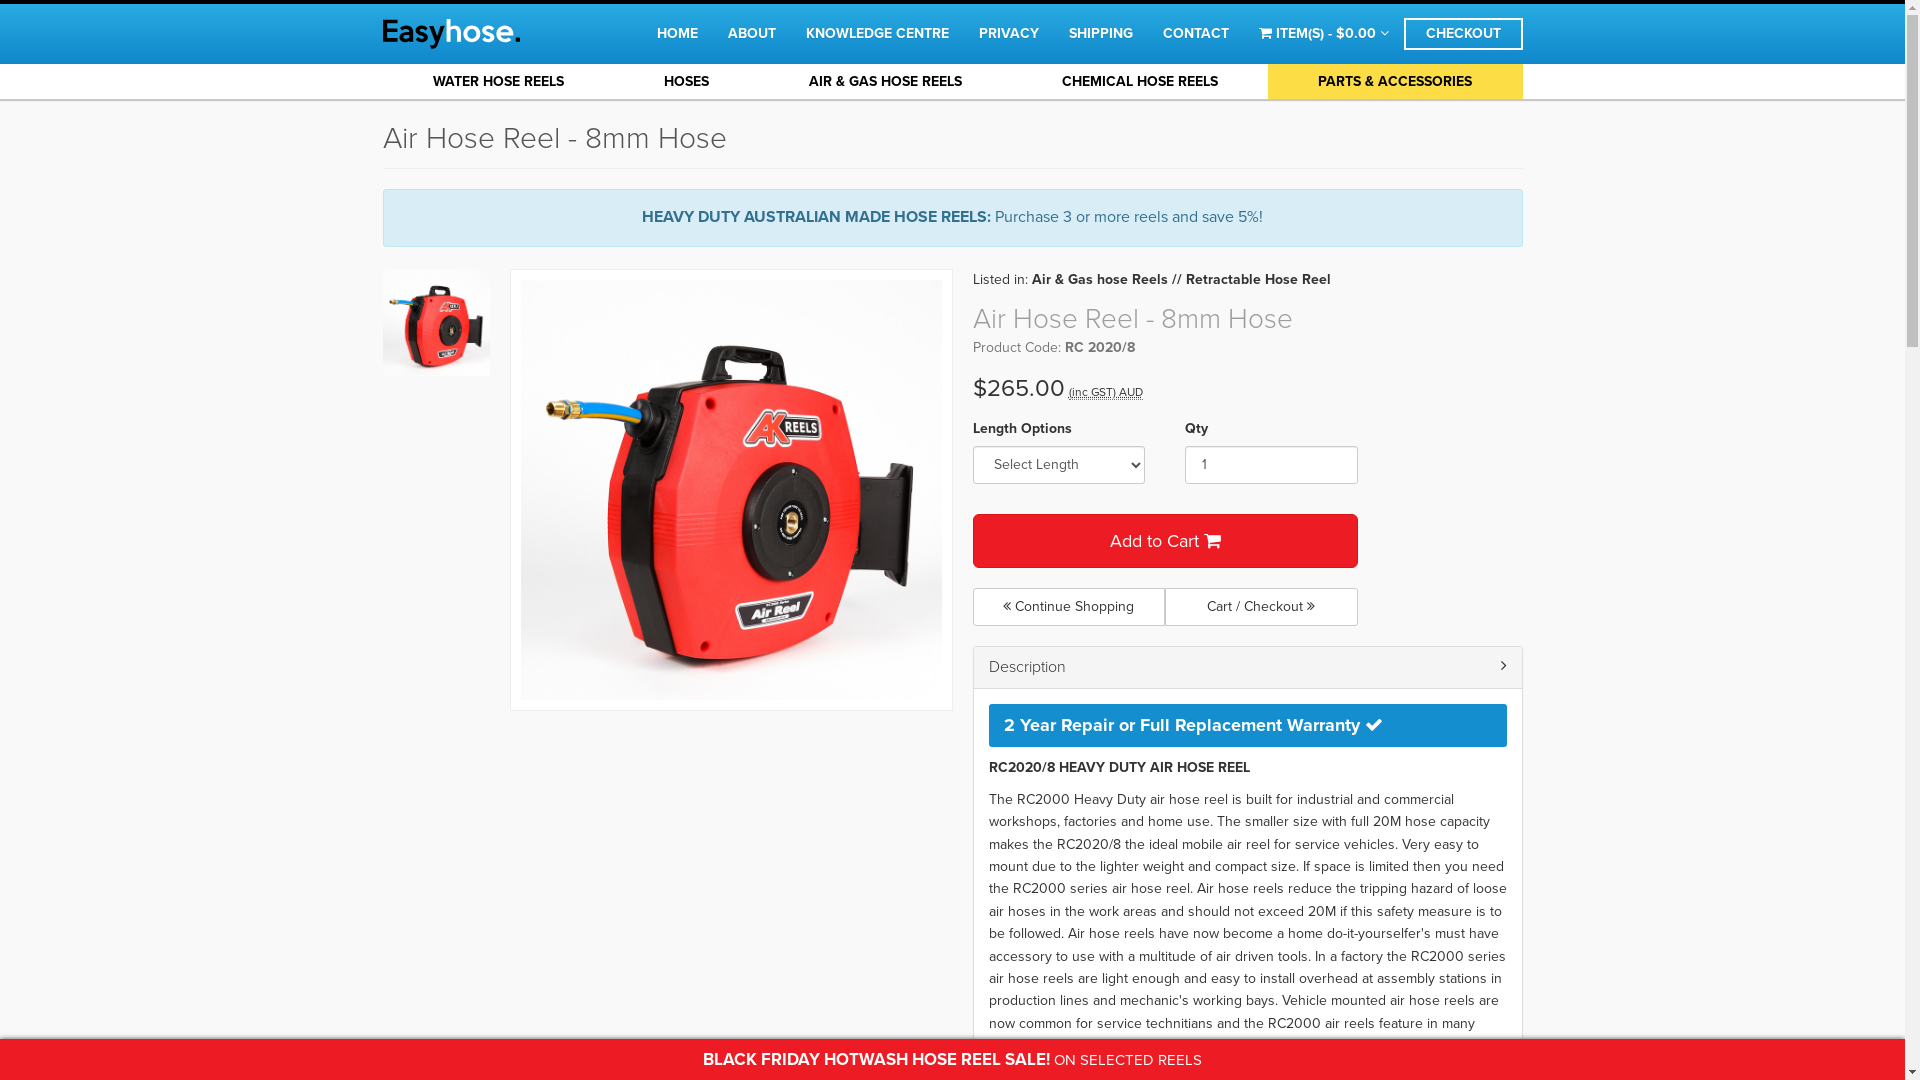 Image resolution: width=1920 pixels, height=1080 pixels. Describe the element at coordinates (497, 80) in the screenshot. I see `'WATER HOSE REELS'` at that location.